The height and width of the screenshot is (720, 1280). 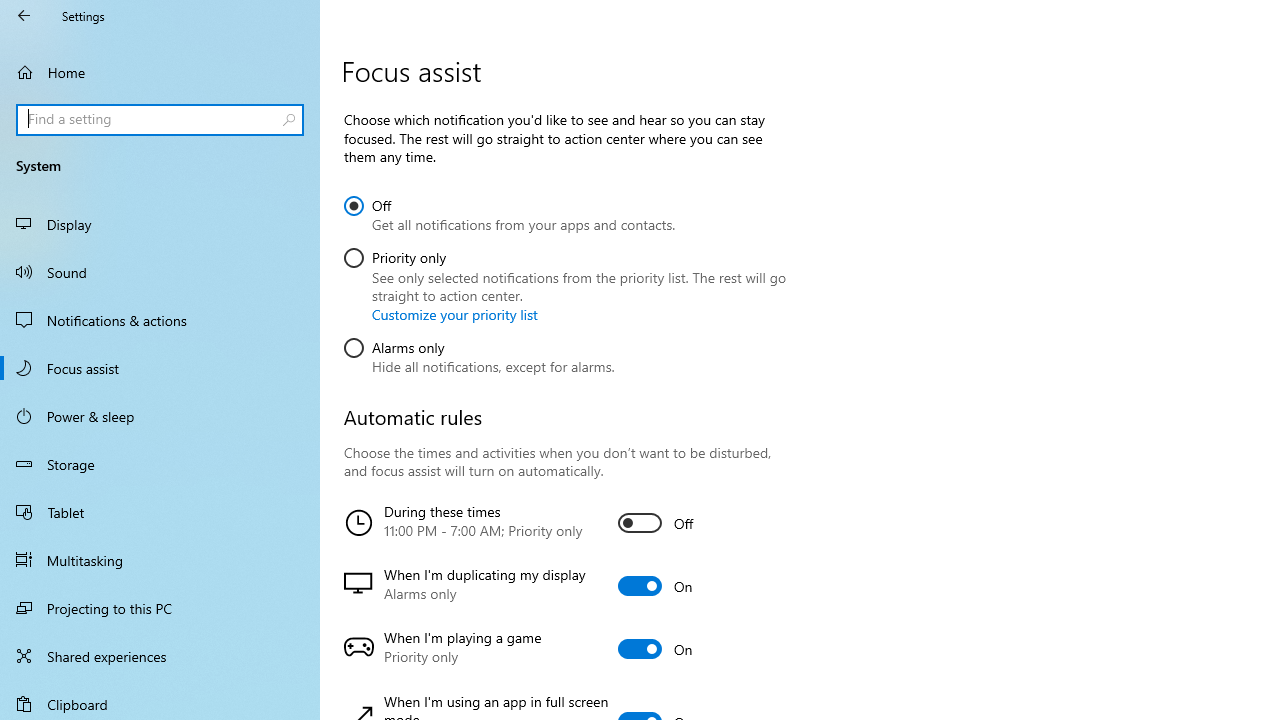 What do you see at coordinates (160, 319) in the screenshot?
I see `'Notifications & actions'` at bounding box center [160, 319].